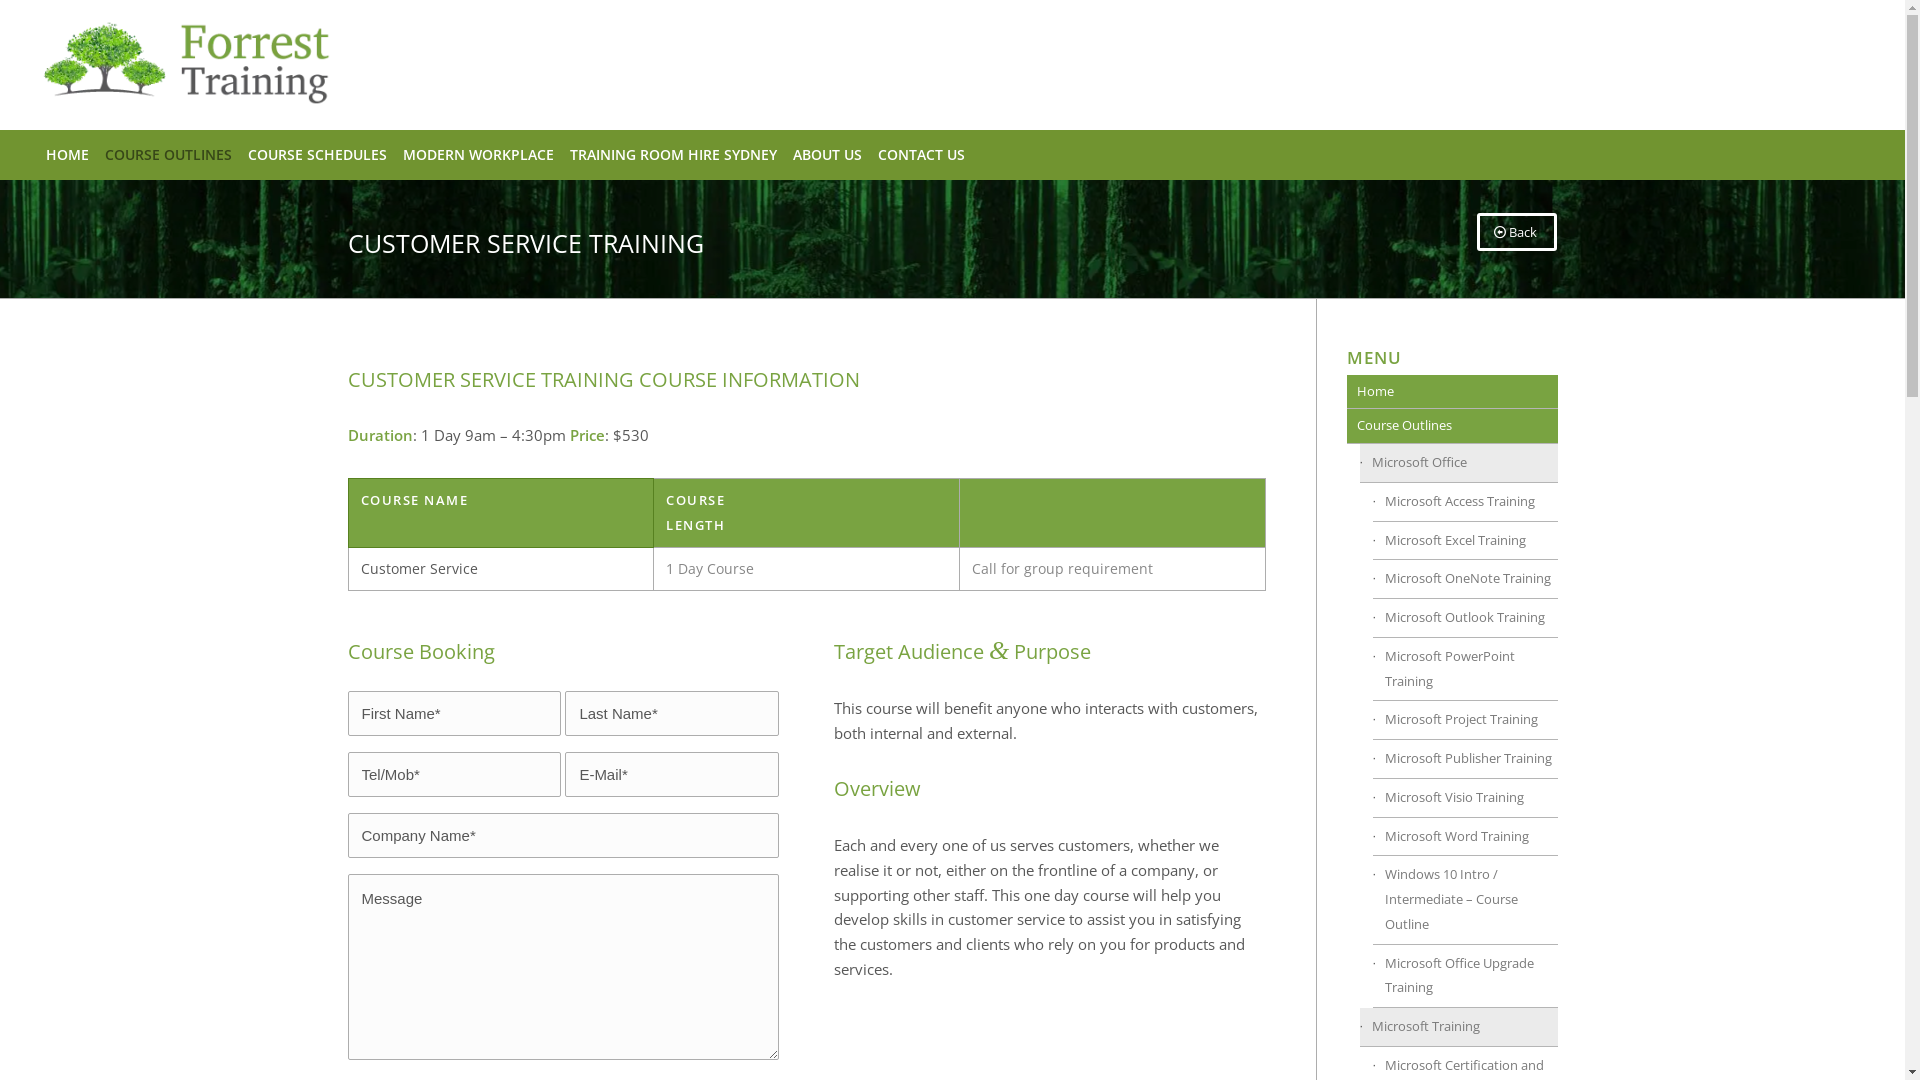  Describe the element at coordinates (1464, 759) in the screenshot. I see `'Microsoft Publisher Training'` at that location.